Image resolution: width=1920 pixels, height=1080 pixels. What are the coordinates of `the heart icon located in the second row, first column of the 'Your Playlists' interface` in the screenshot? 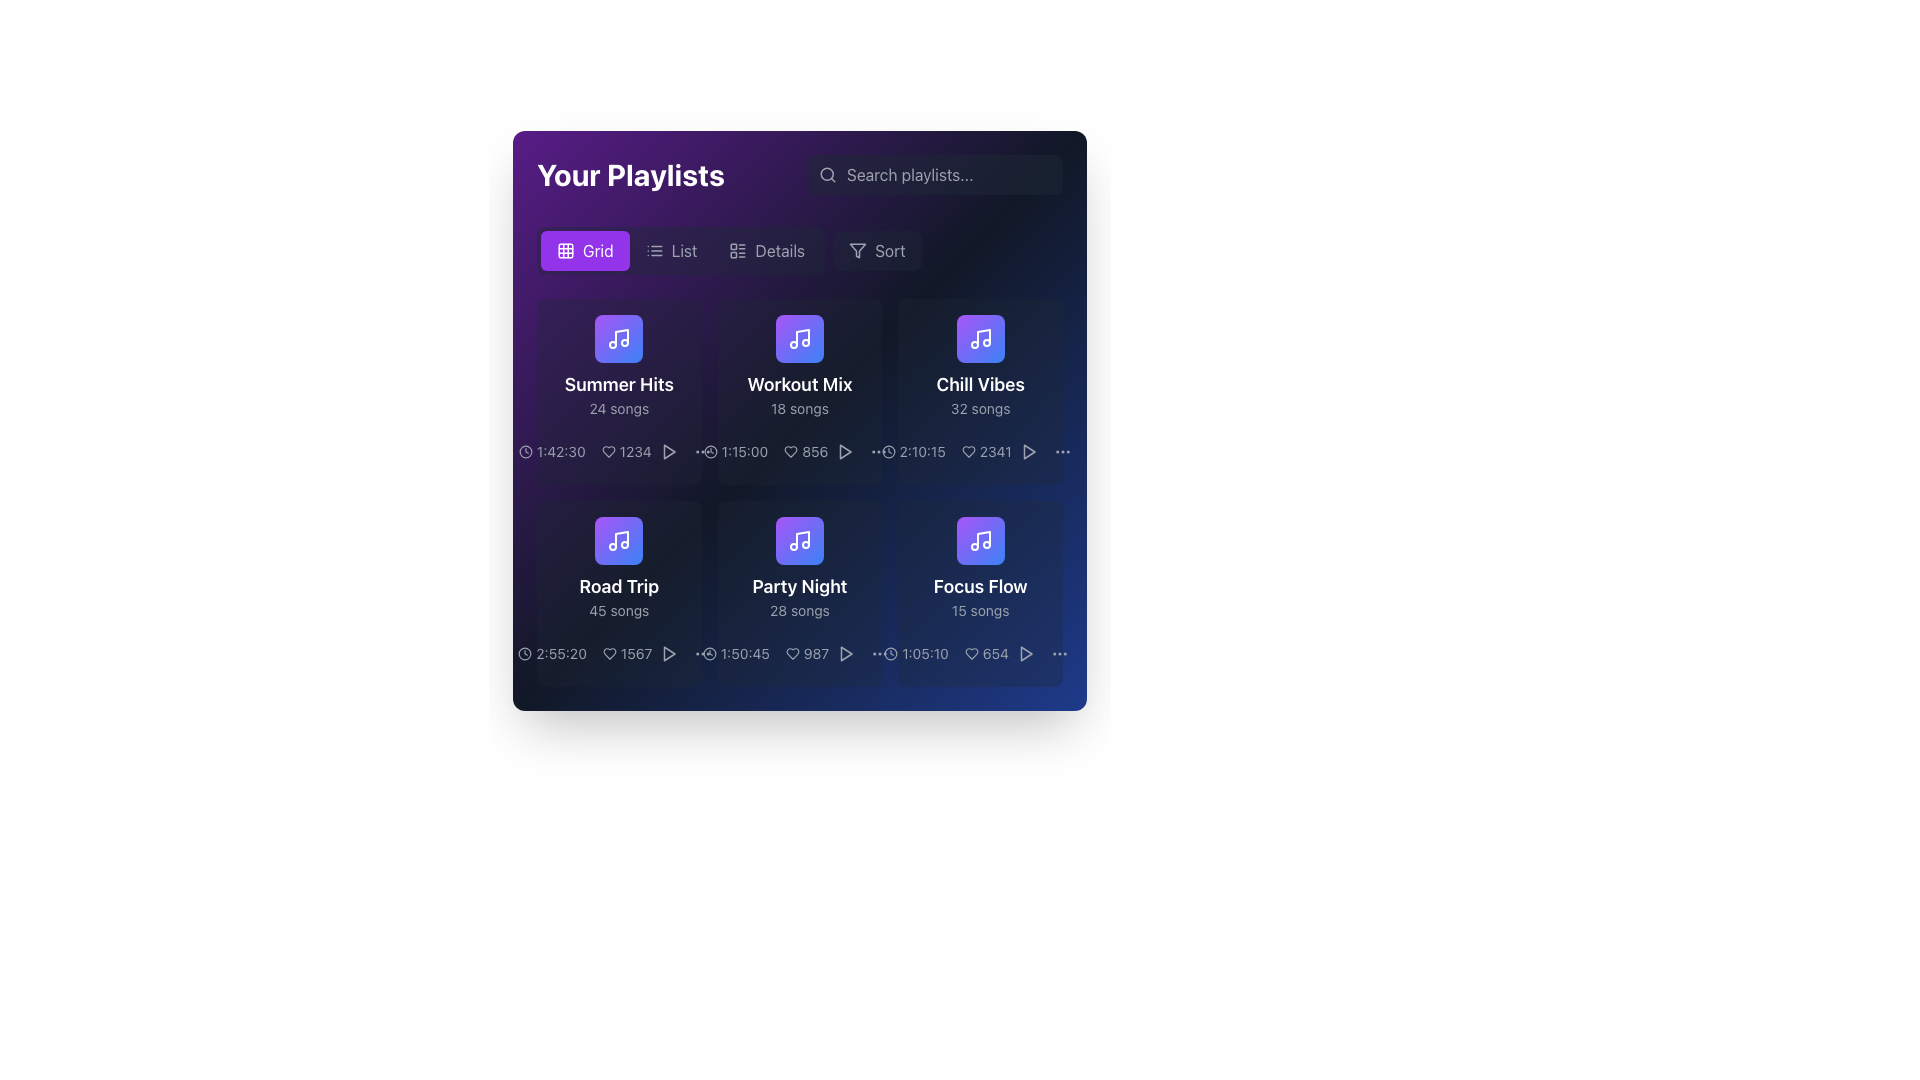 It's located at (608, 654).